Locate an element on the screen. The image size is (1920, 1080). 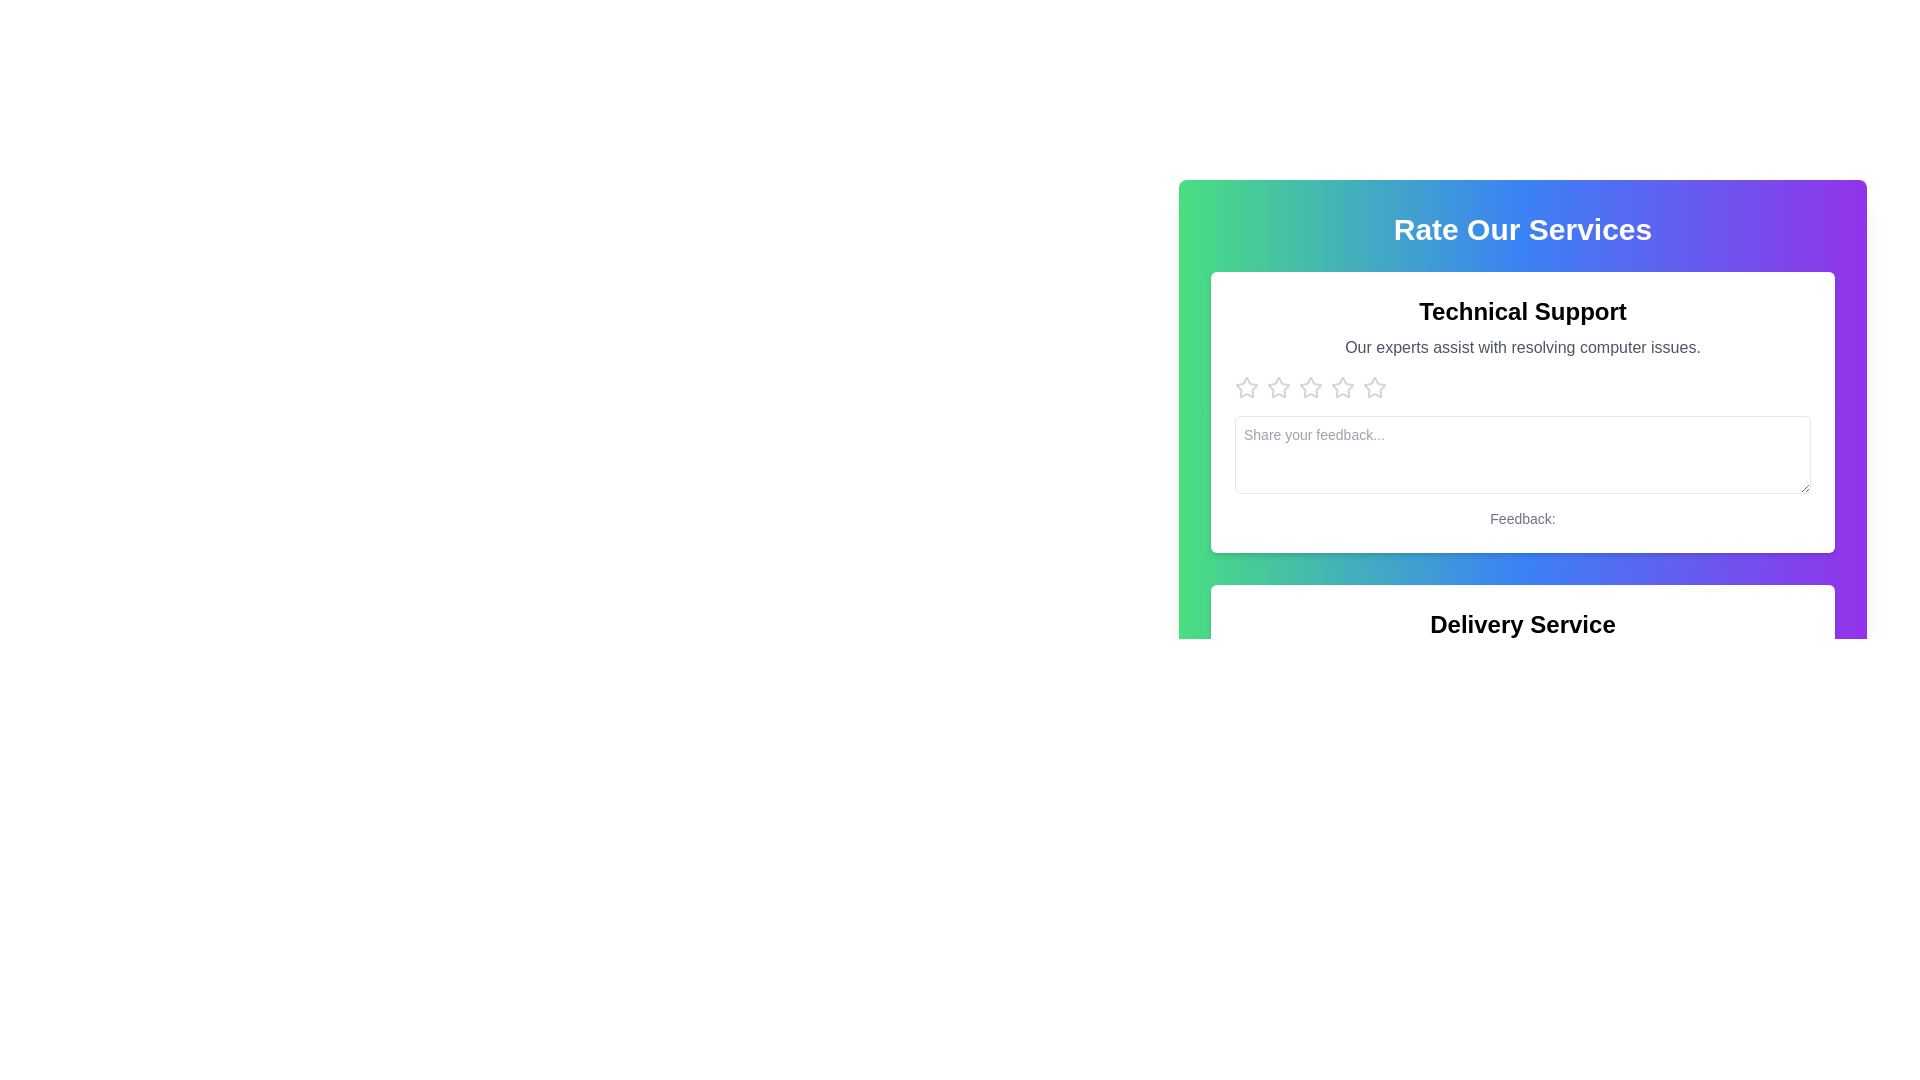
the second star icon from the left in the 'Technical Support' section of the 'Rate Our Services' panel for keyboard navigation is located at coordinates (1277, 387).